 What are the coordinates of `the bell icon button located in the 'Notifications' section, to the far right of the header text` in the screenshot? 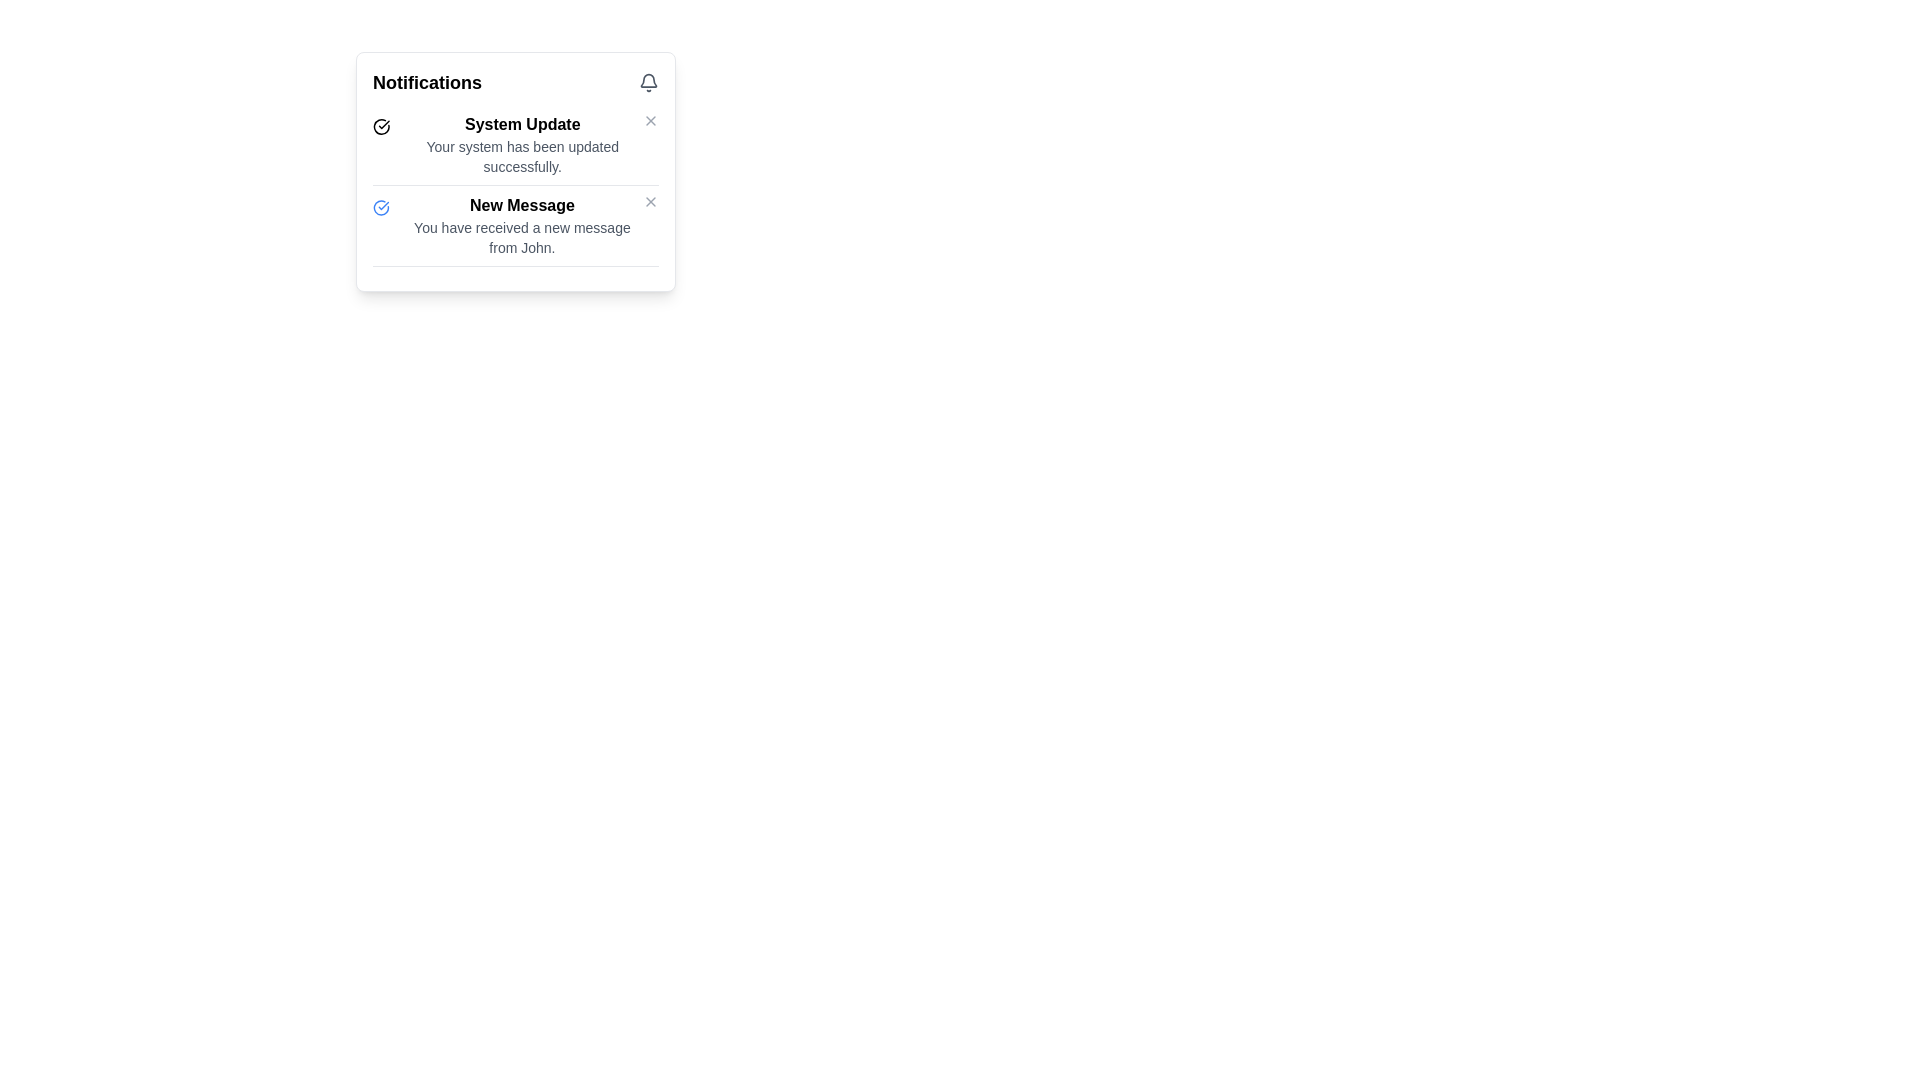 It's located at (648, 82).